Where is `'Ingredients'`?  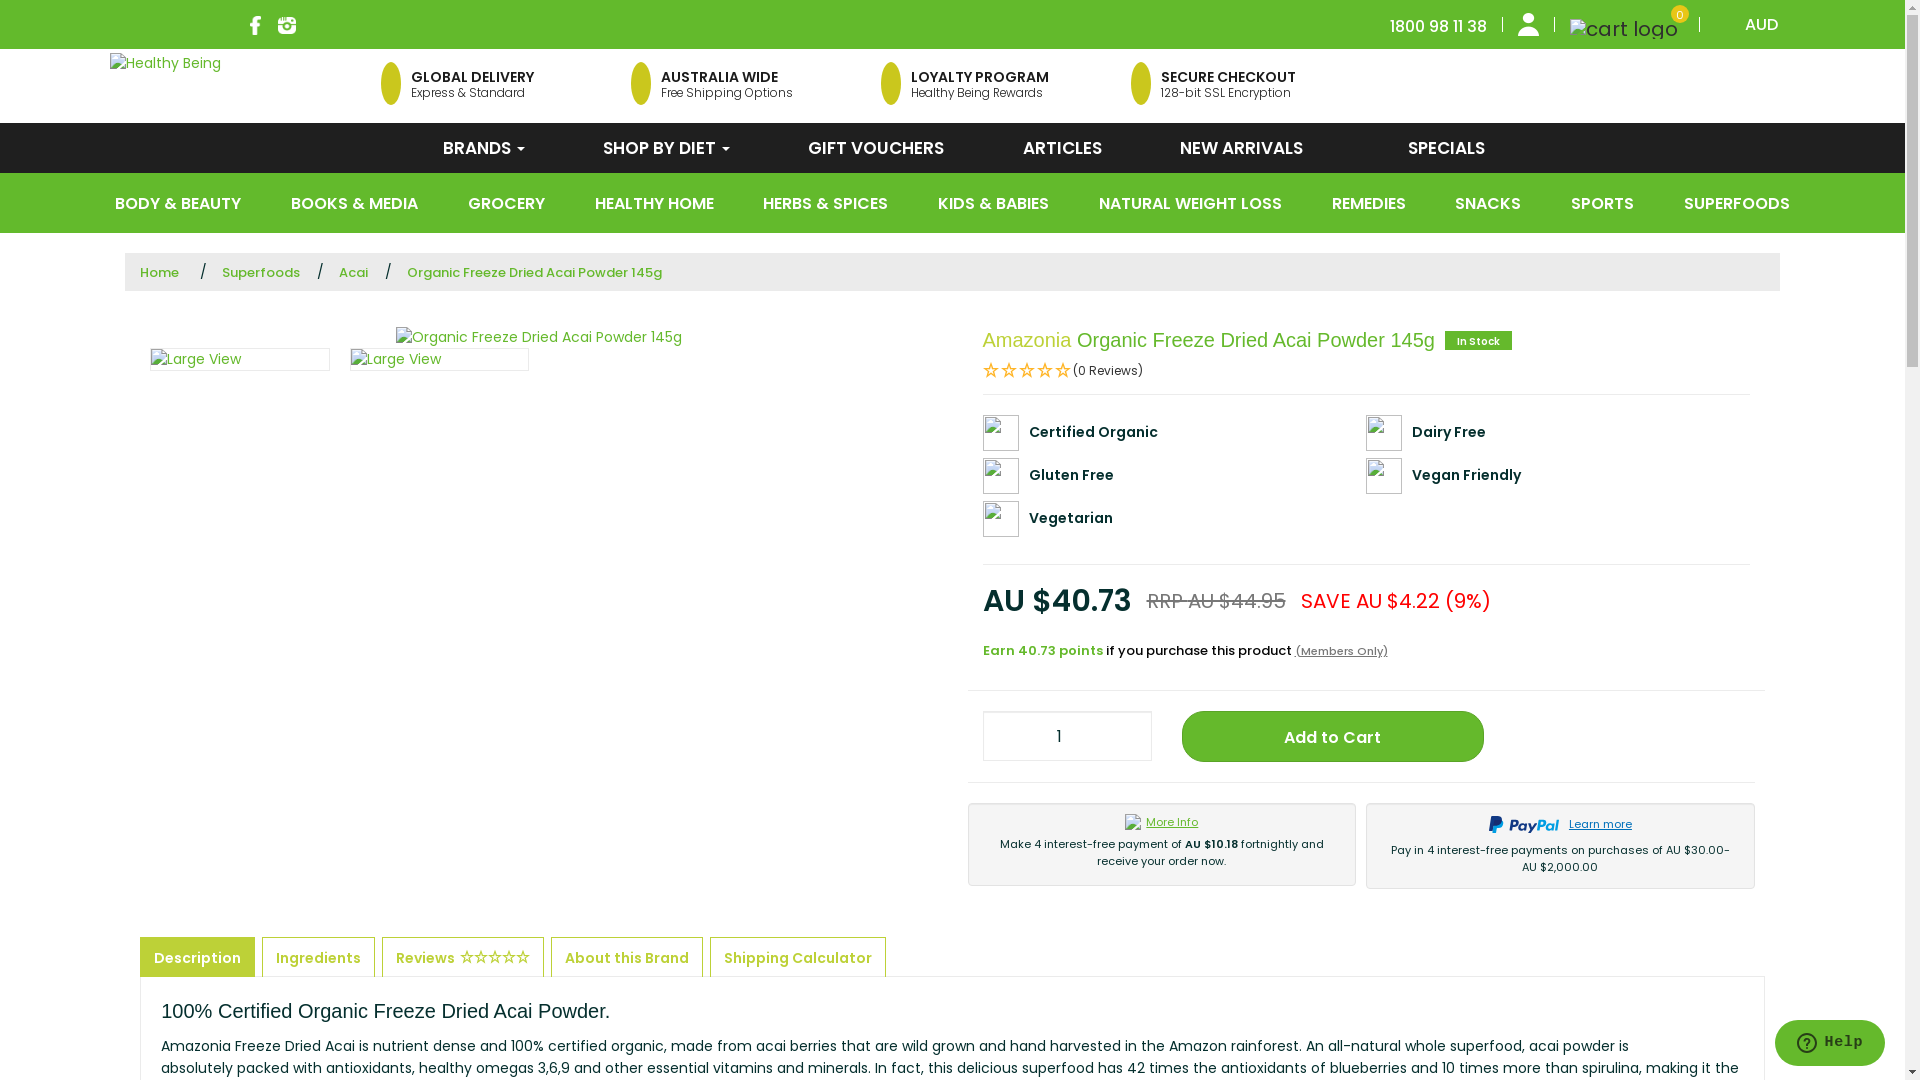
'Ingredients' is located at coordinates (317, 955).